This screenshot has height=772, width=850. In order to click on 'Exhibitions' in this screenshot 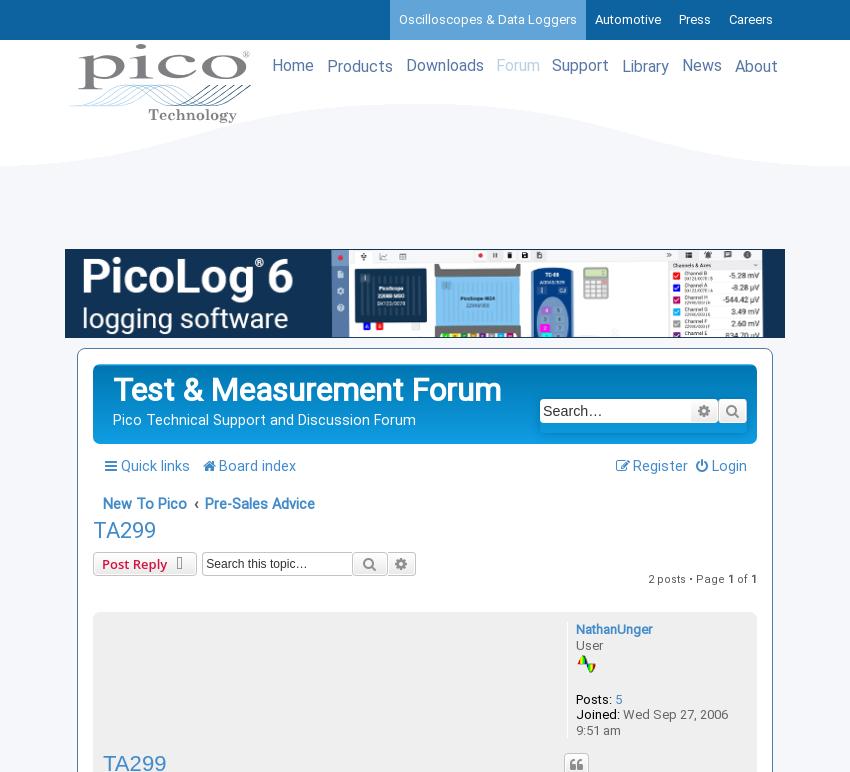, I will do `click(699, 199)`.